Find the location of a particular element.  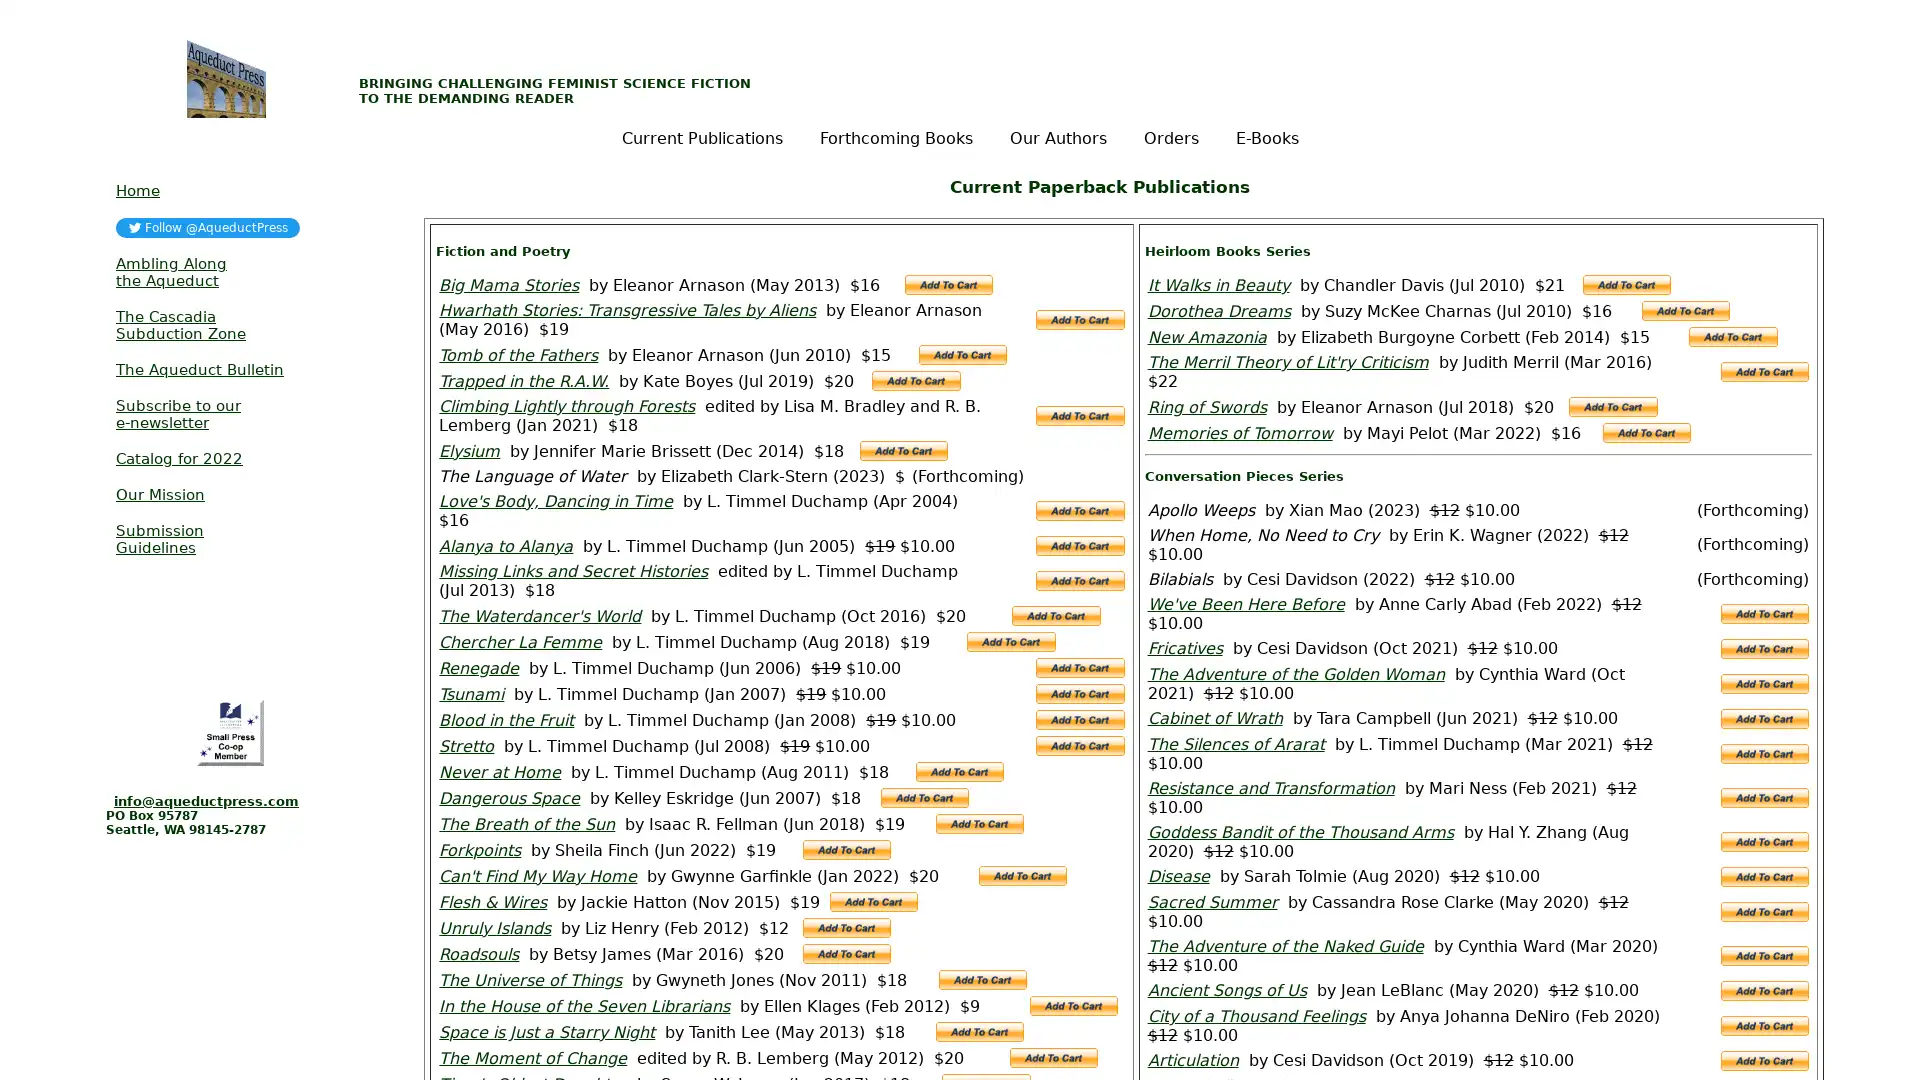

Make payments with PayPal - it\'s fast, free and secure! is located at coordinates (1764, 840).